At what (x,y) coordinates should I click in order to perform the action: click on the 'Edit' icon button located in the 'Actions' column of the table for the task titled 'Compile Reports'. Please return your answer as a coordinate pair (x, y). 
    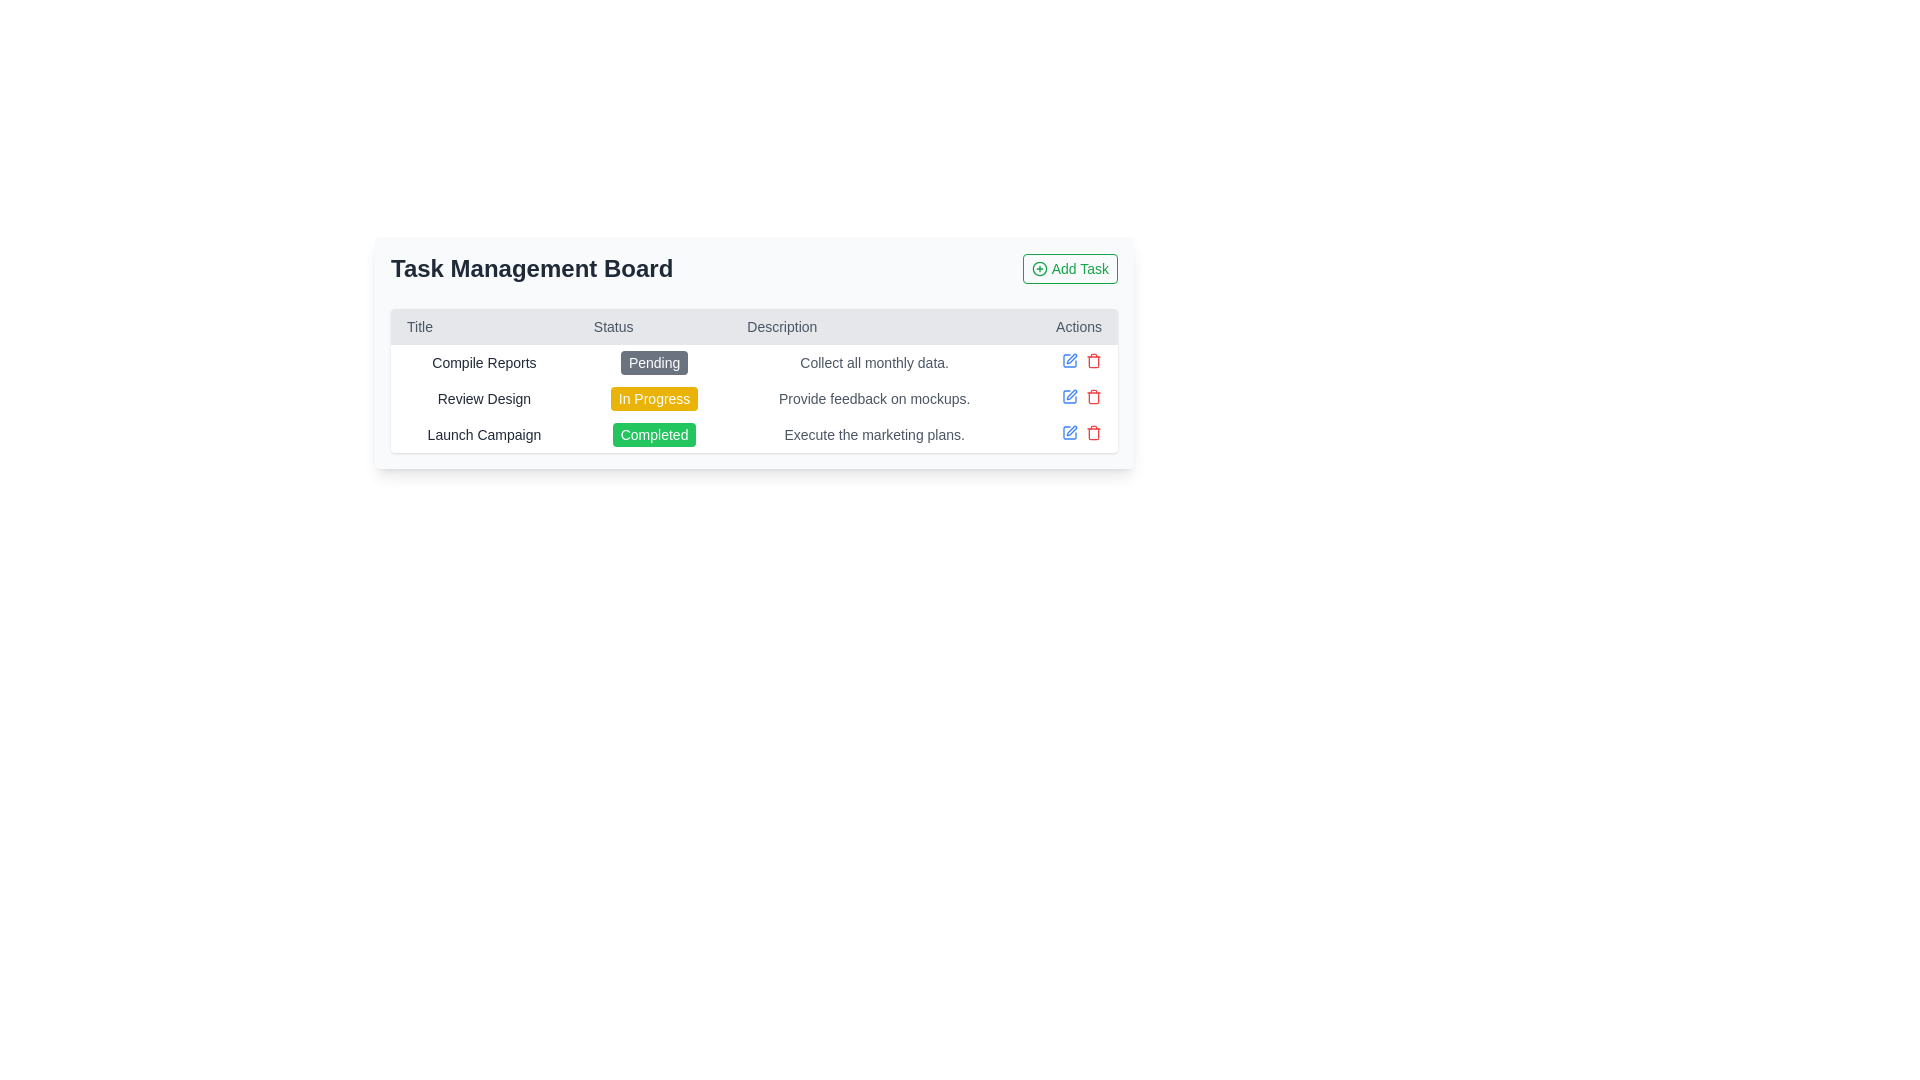
    Looking at the image, I should click on (1069, 361).